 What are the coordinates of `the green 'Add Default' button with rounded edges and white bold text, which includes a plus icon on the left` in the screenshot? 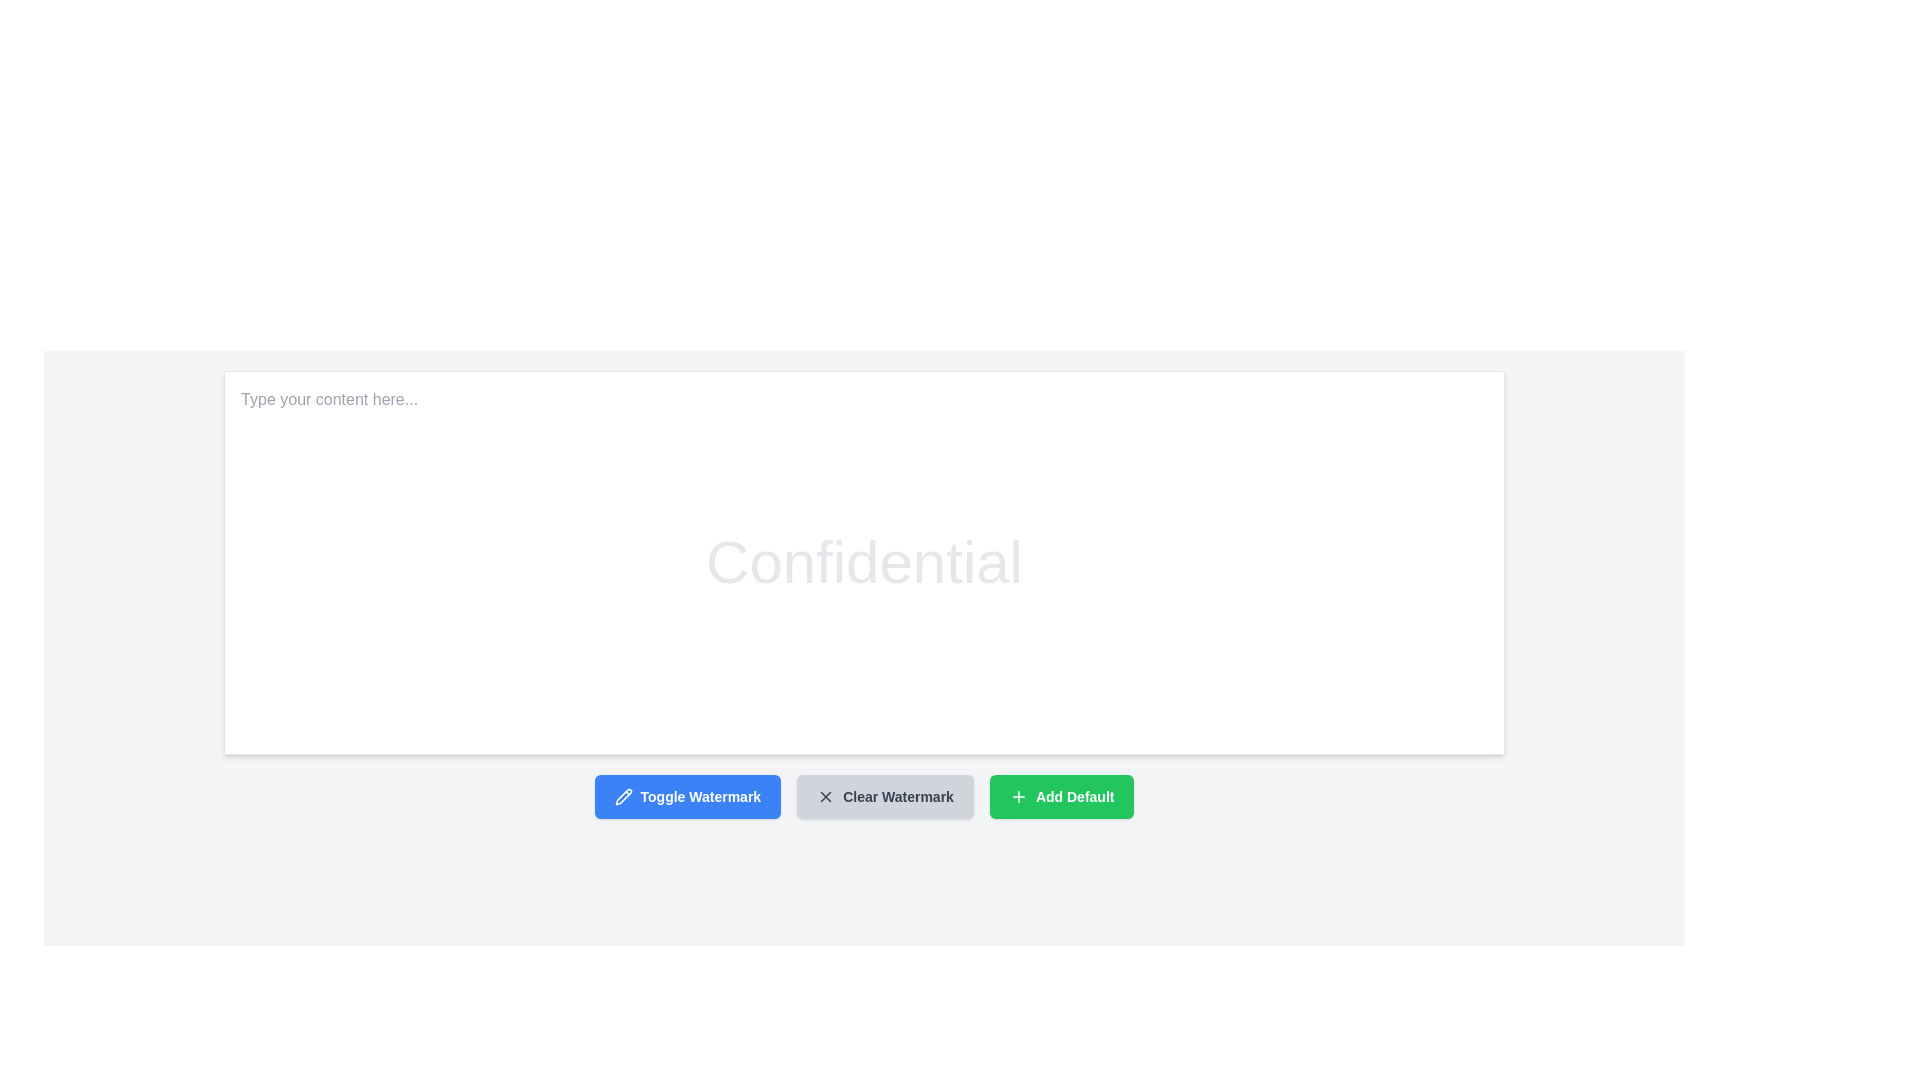 It's located at (1061, 796).